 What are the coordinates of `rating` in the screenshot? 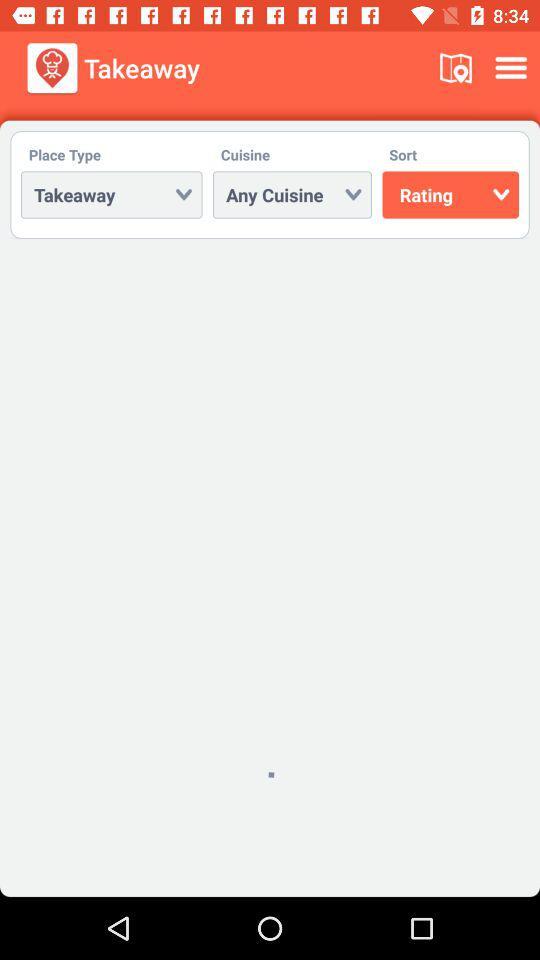 It's located at (451, 194).